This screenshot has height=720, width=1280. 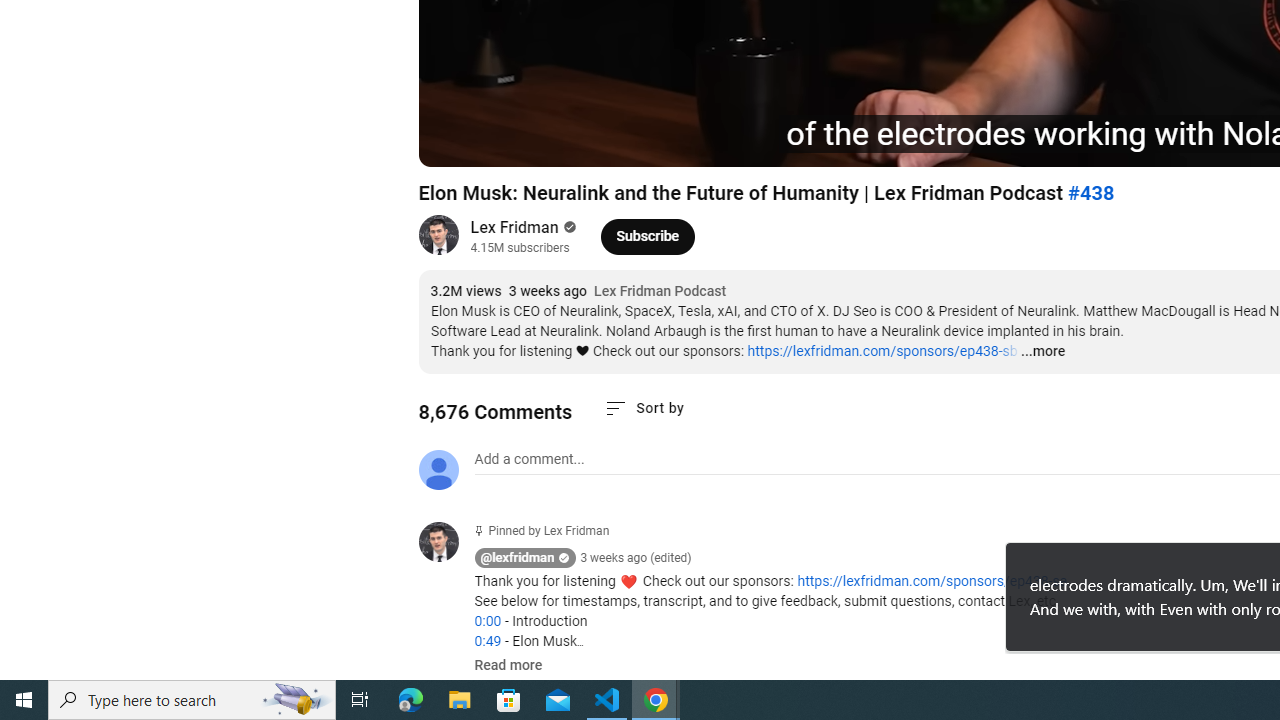 I want to click on 'Read more', so click(x=508, y=666).